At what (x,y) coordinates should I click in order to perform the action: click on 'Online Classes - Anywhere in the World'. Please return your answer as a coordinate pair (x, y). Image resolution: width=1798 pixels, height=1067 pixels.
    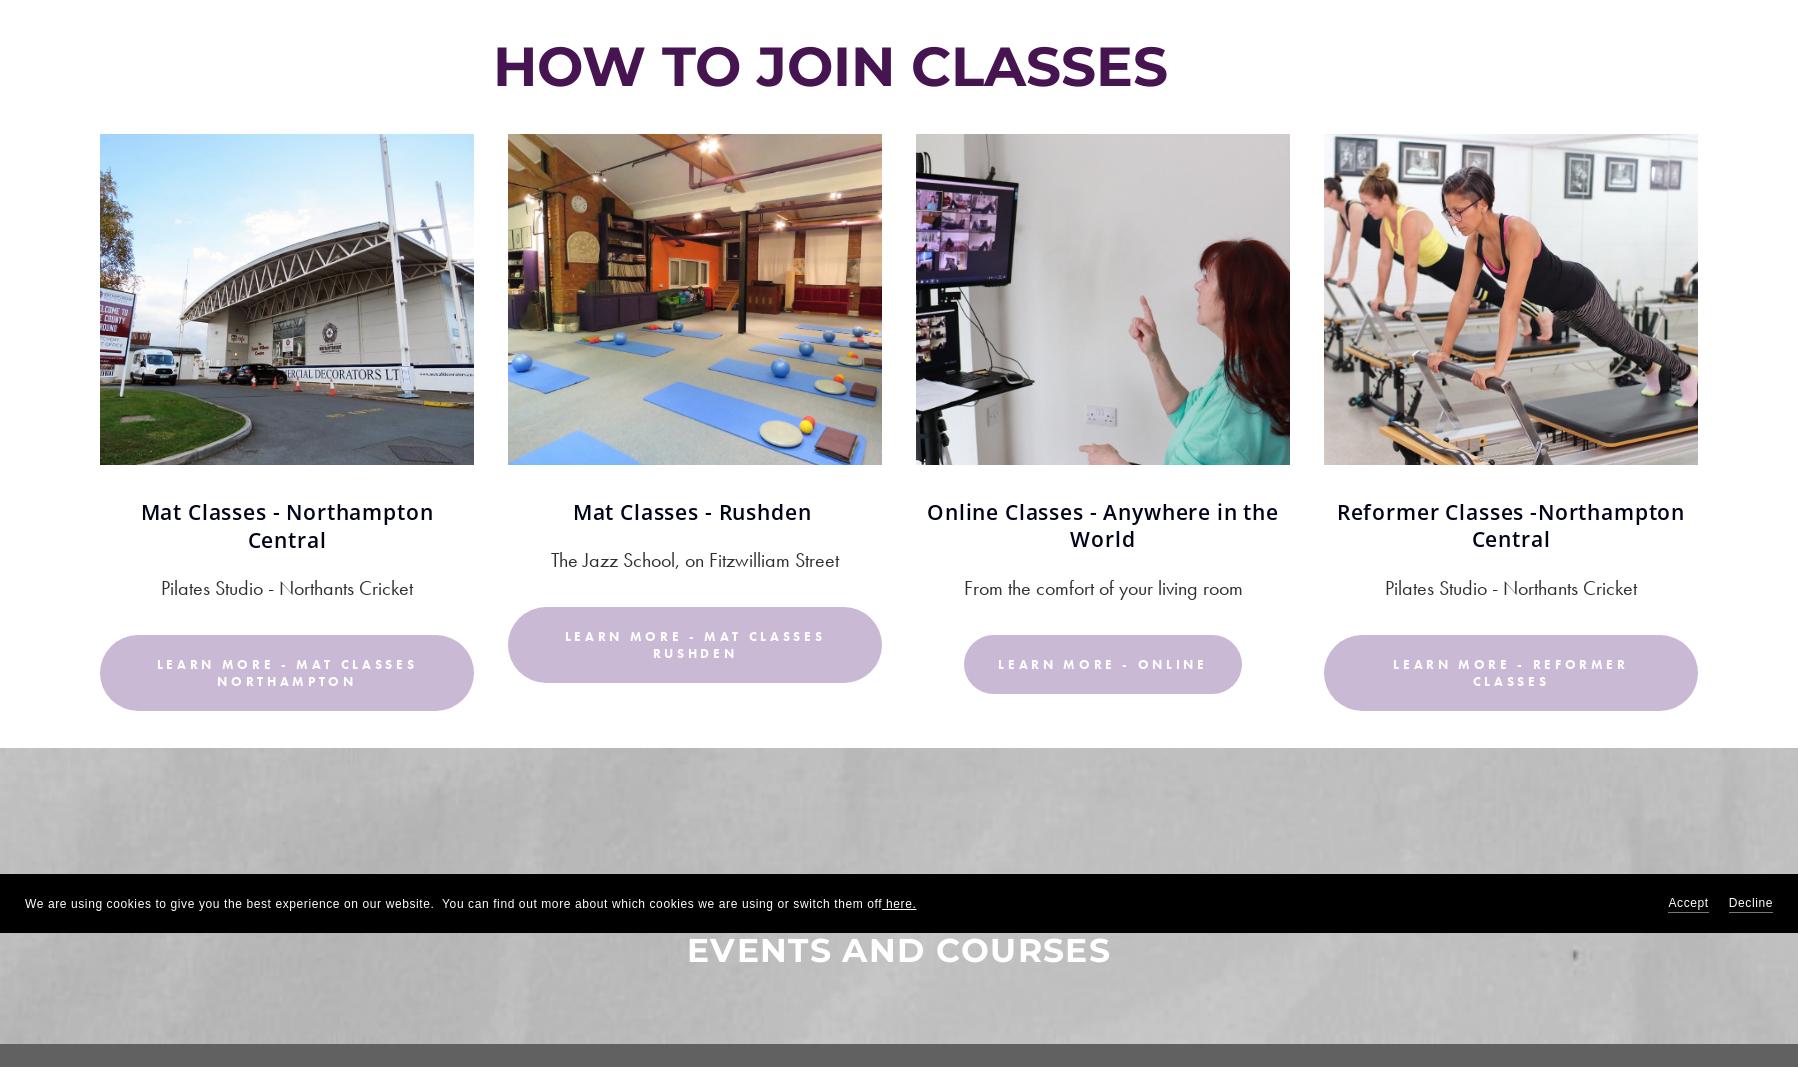
    Looking at the image, I should click on (1105, 524).